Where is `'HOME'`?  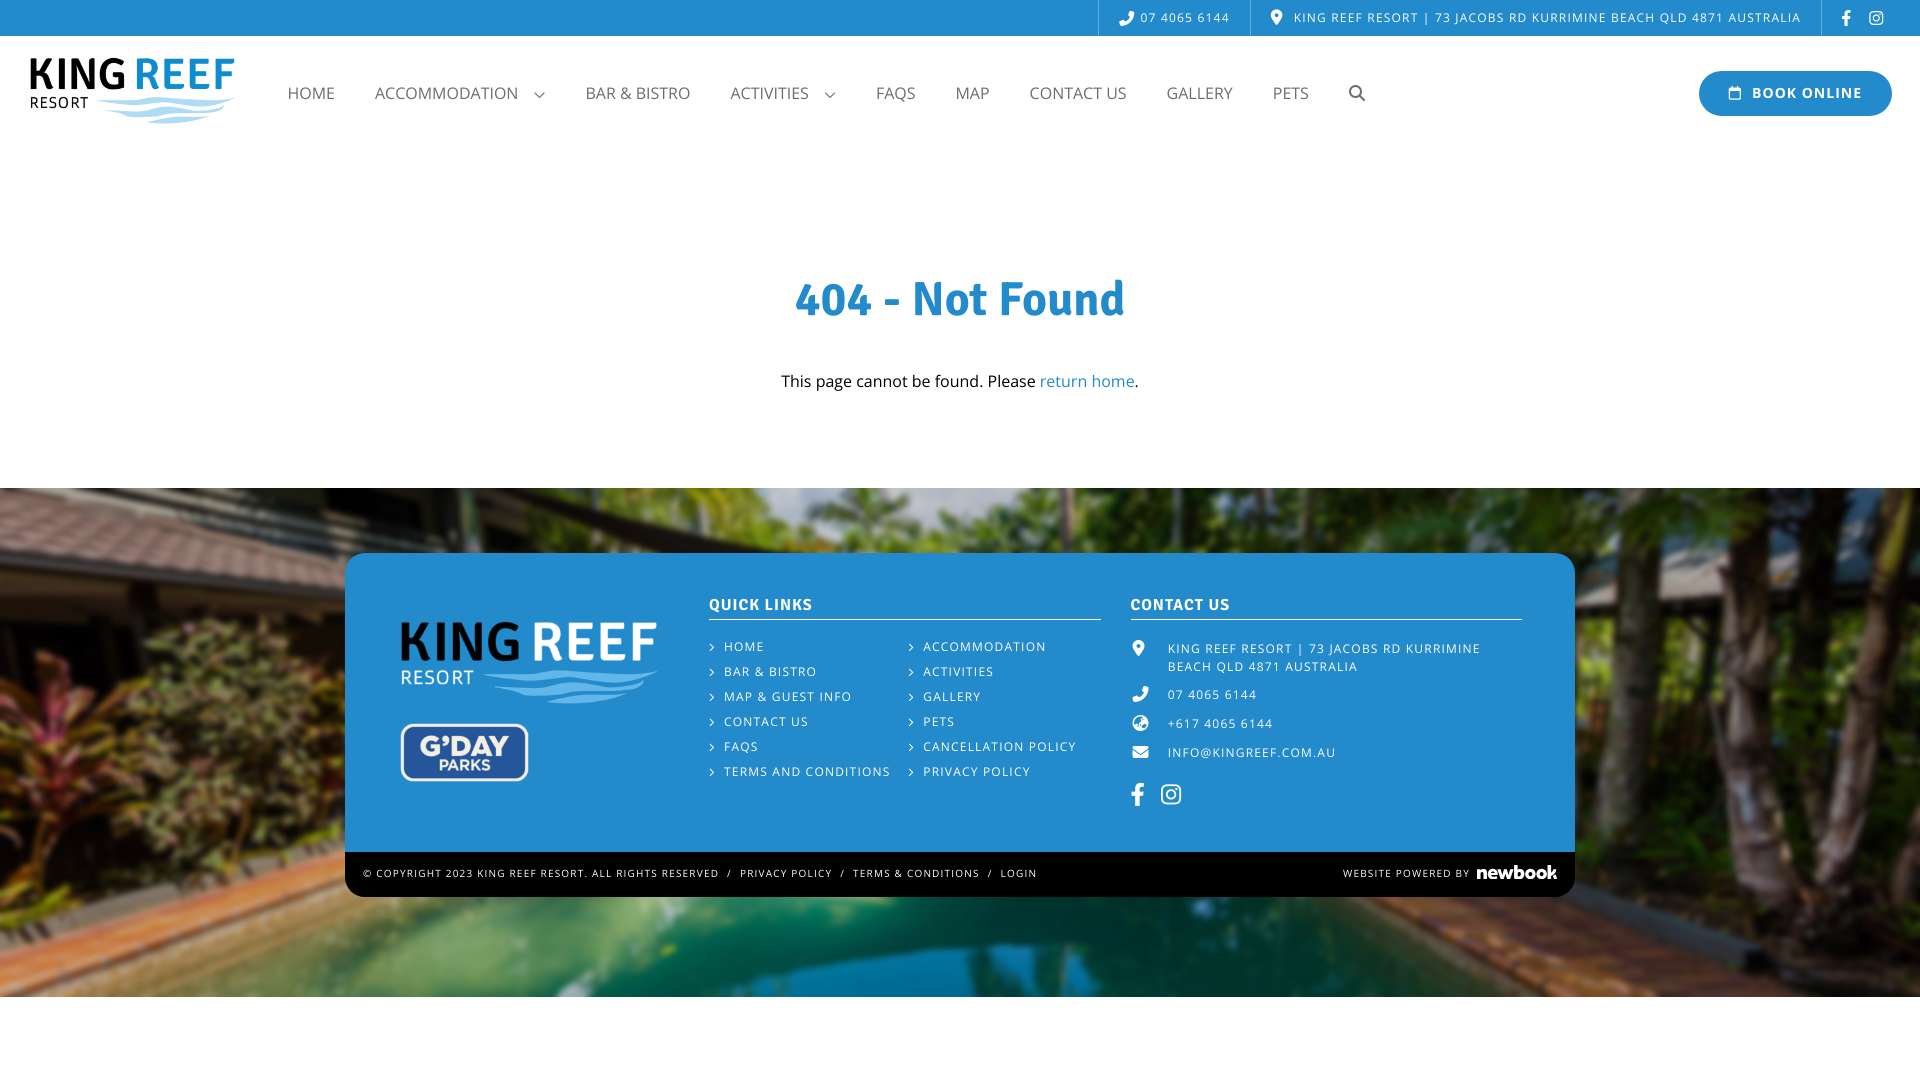 'HOME' is located at coordinates (310, 92).